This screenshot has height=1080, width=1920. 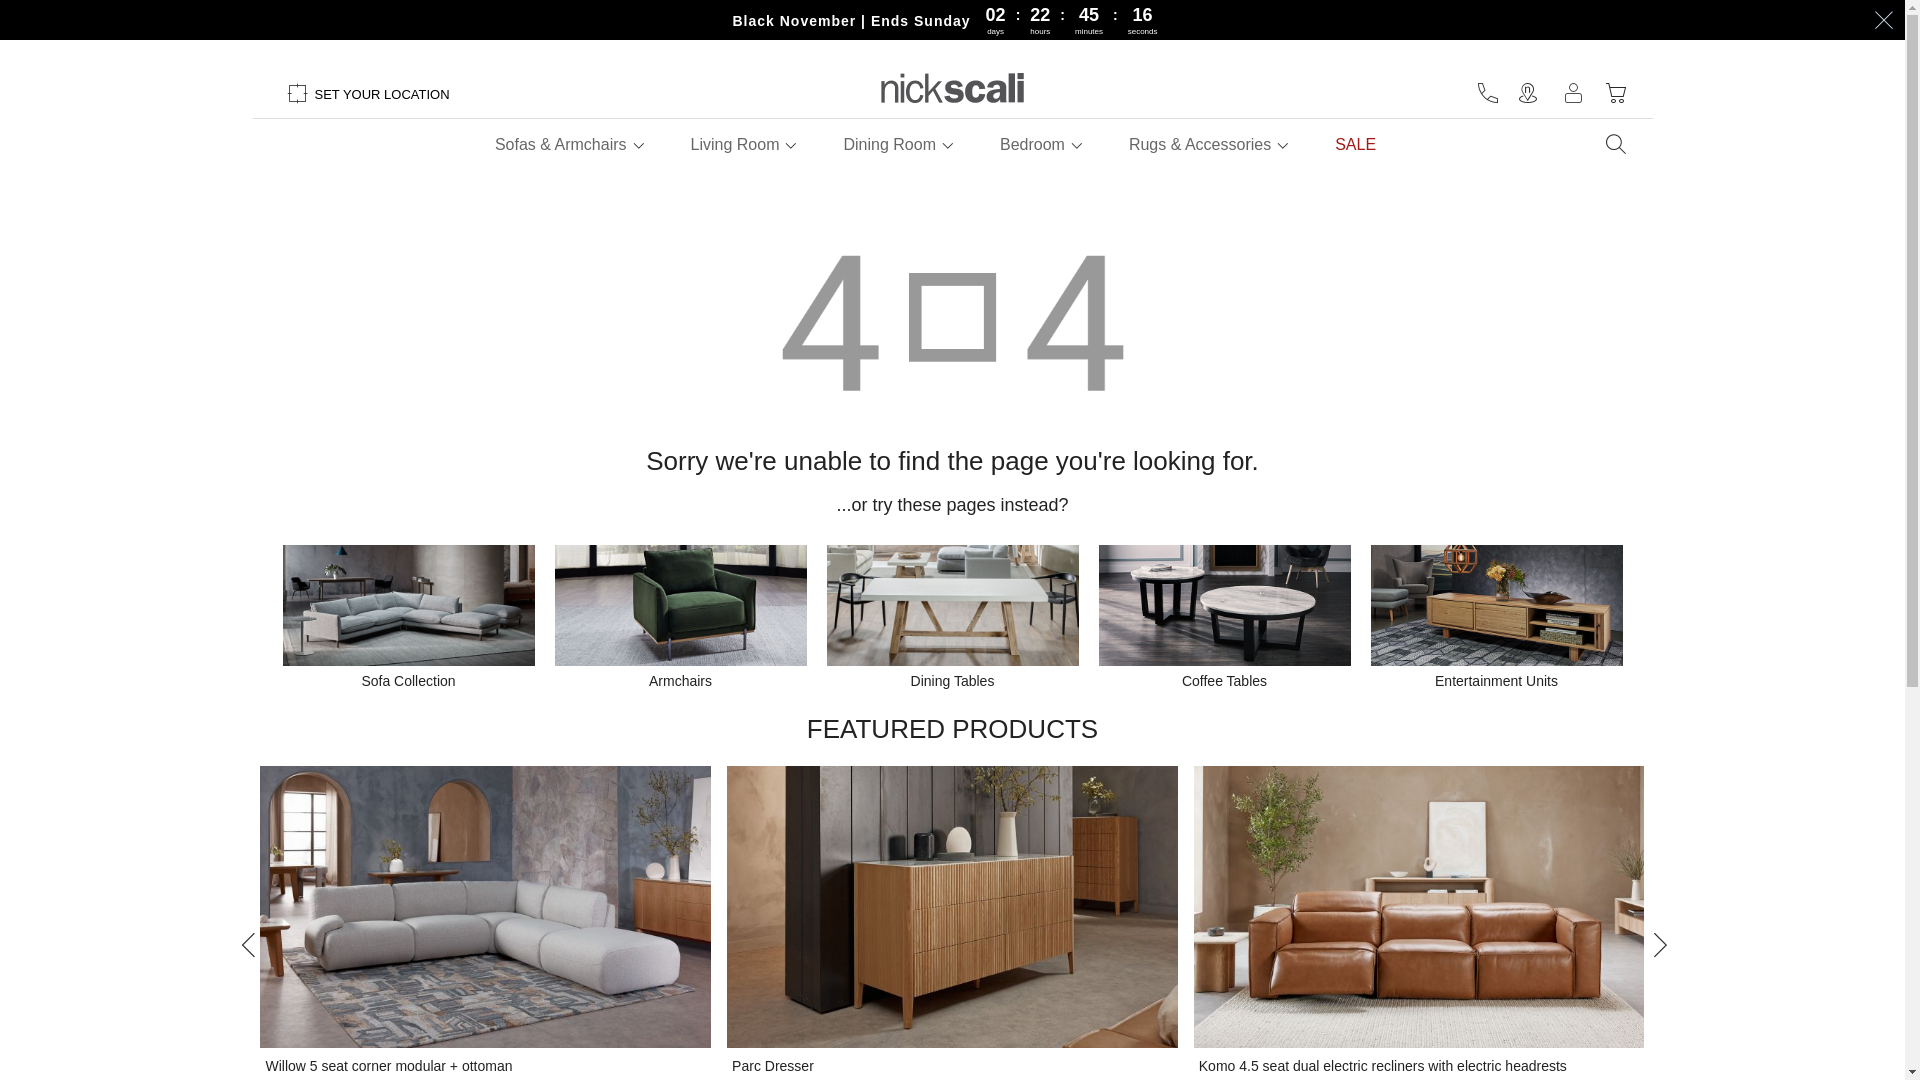 I want to click on 'Dining Room', so click(x=887, y=144).